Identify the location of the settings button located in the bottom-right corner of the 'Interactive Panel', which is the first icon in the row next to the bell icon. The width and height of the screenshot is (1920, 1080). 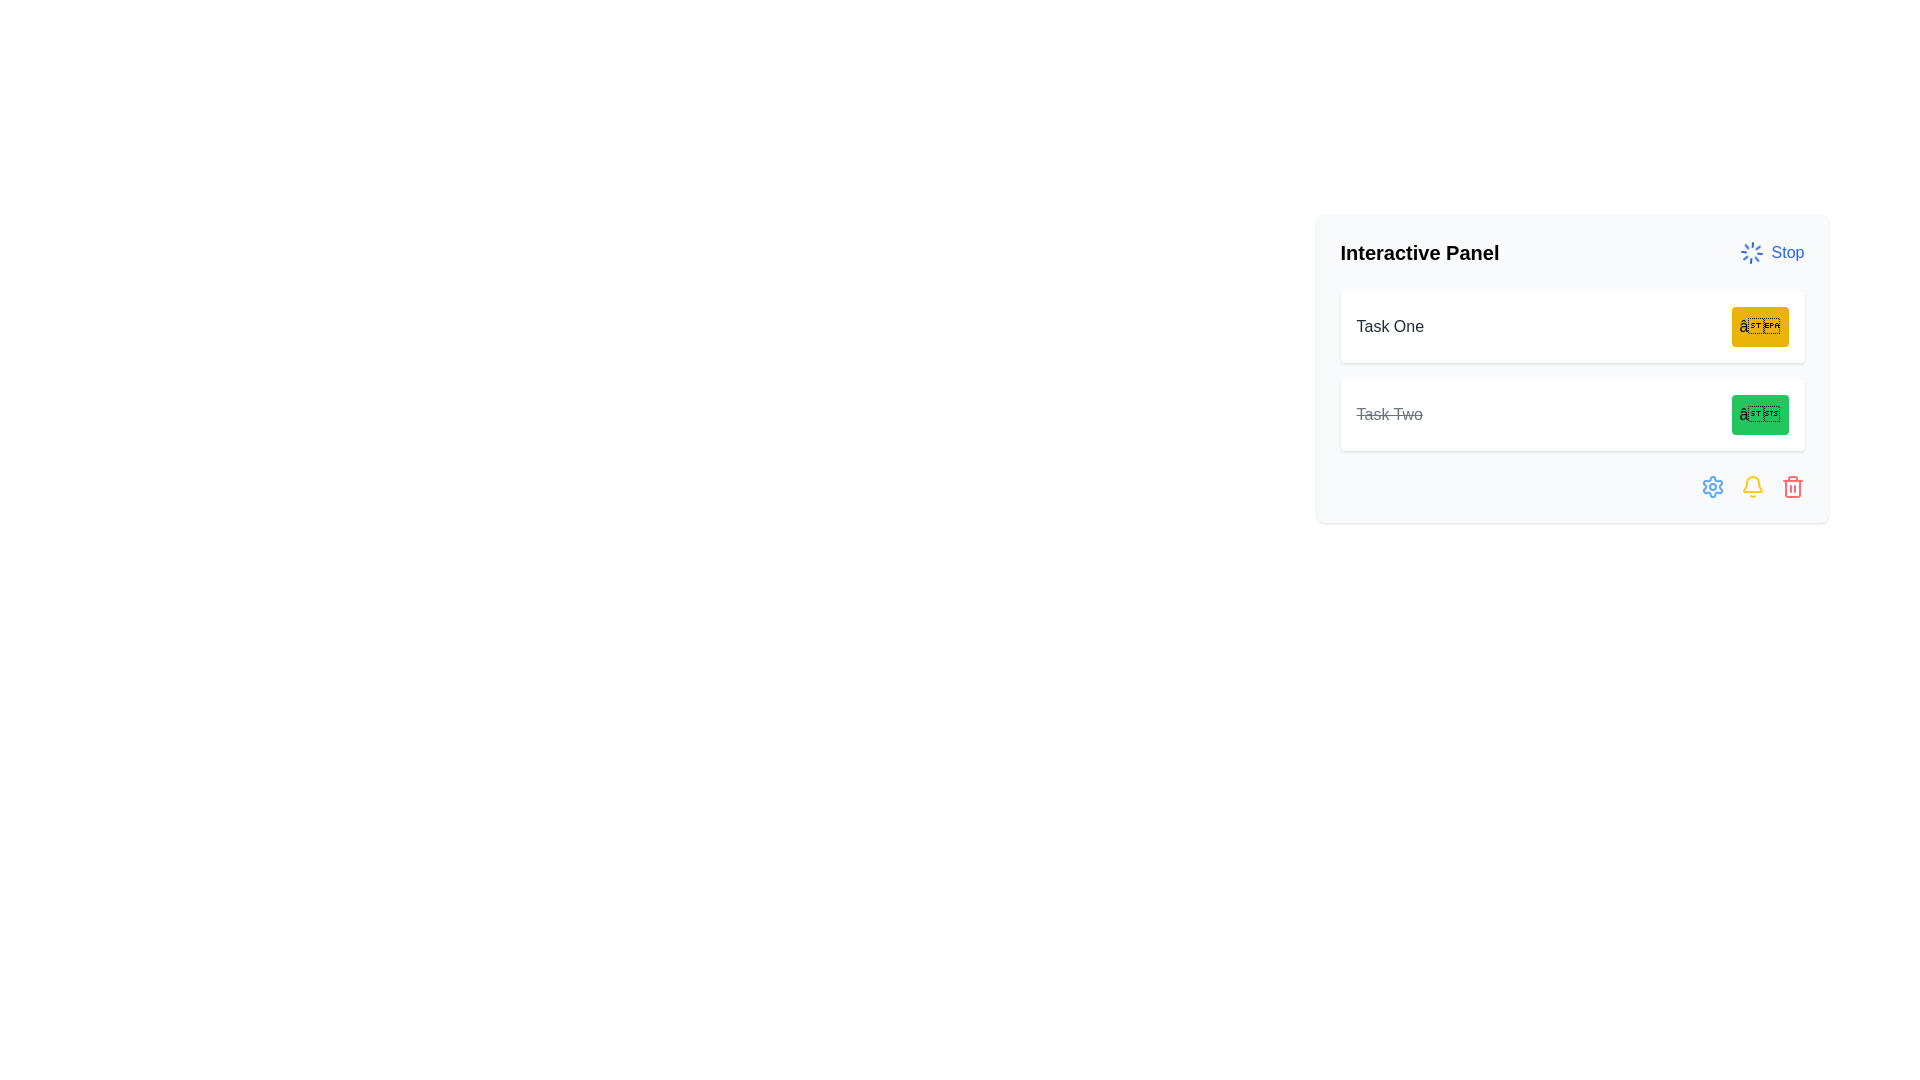
(1711, 486).